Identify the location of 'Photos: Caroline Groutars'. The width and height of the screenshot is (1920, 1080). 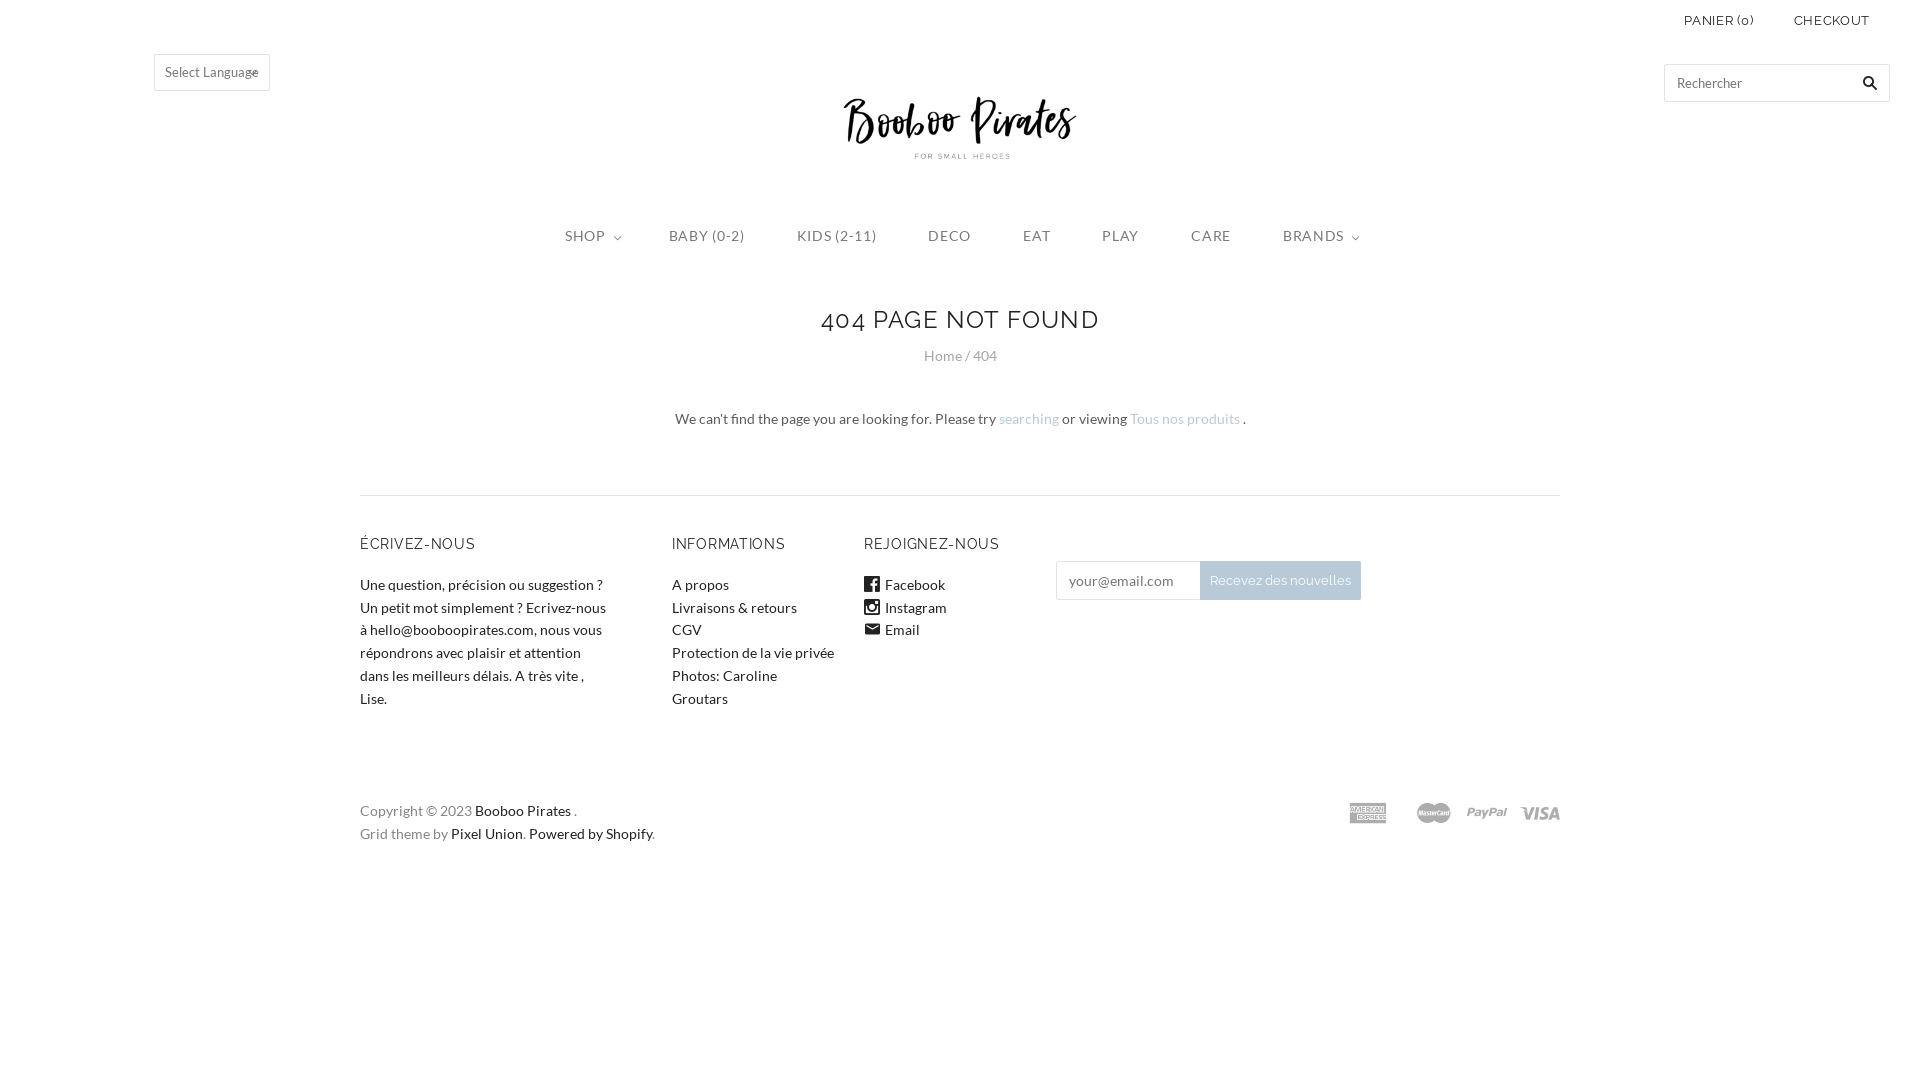
(723, 685).